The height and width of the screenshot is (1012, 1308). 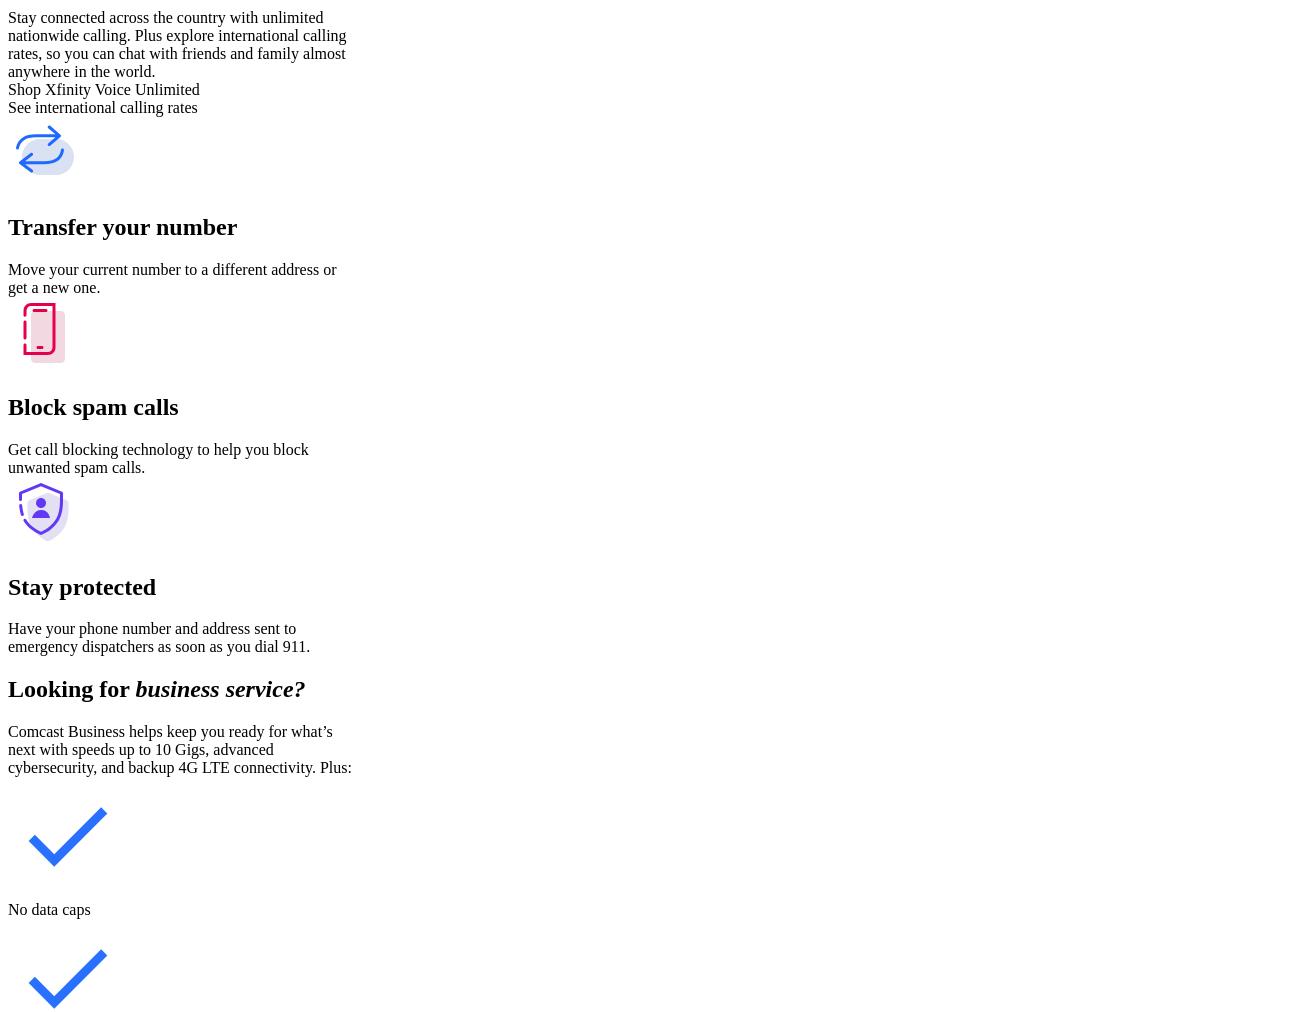 What do you see at coordinates (179, 749) in the screenshot?
I see `'Comcast Business helps keep you ready for what’s next with speeds up to 10 Gigs, advanced cybersecurity, and backup 4G LTE connectivity. Plus:'` at bounding box center [179, 749].